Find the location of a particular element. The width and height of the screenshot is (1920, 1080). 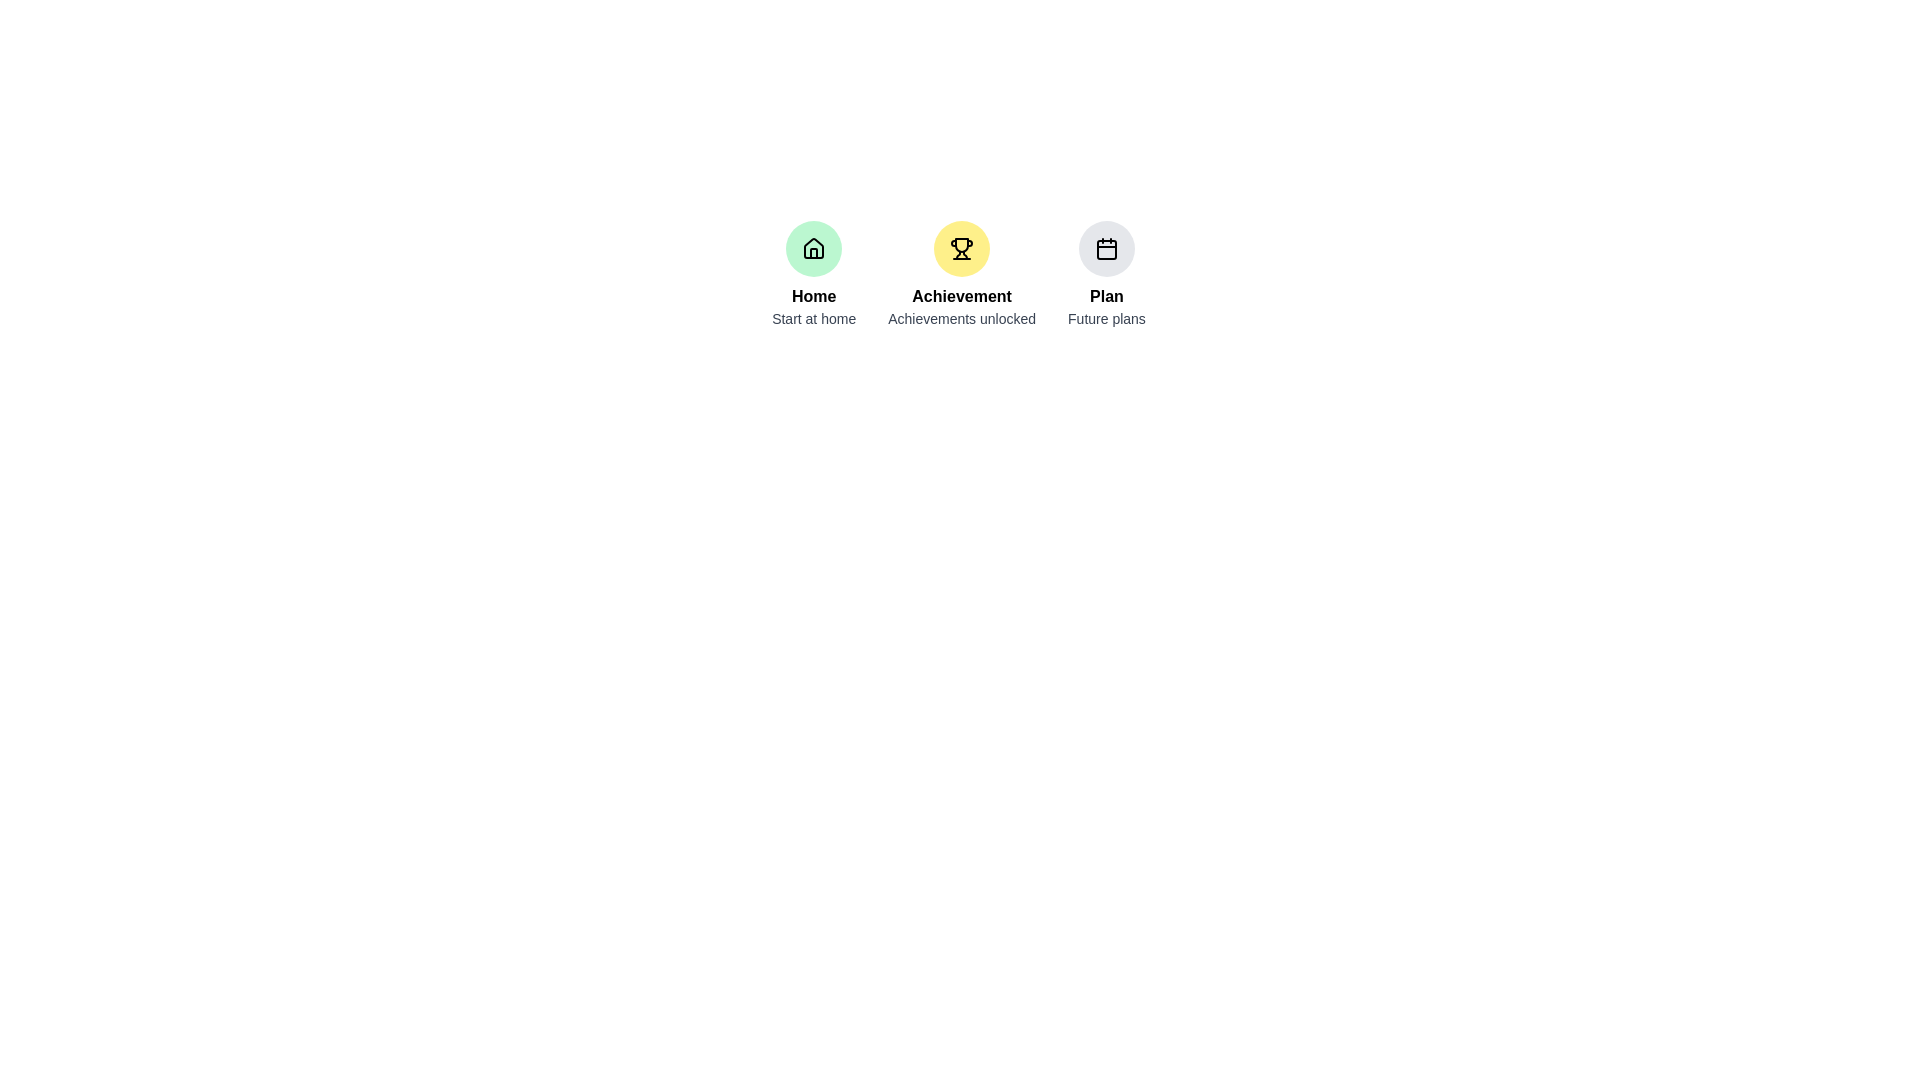

the circular gray icon with a black calendar symbol located in the 'Plan Future plans' section is located at coordinates (1105, 248).